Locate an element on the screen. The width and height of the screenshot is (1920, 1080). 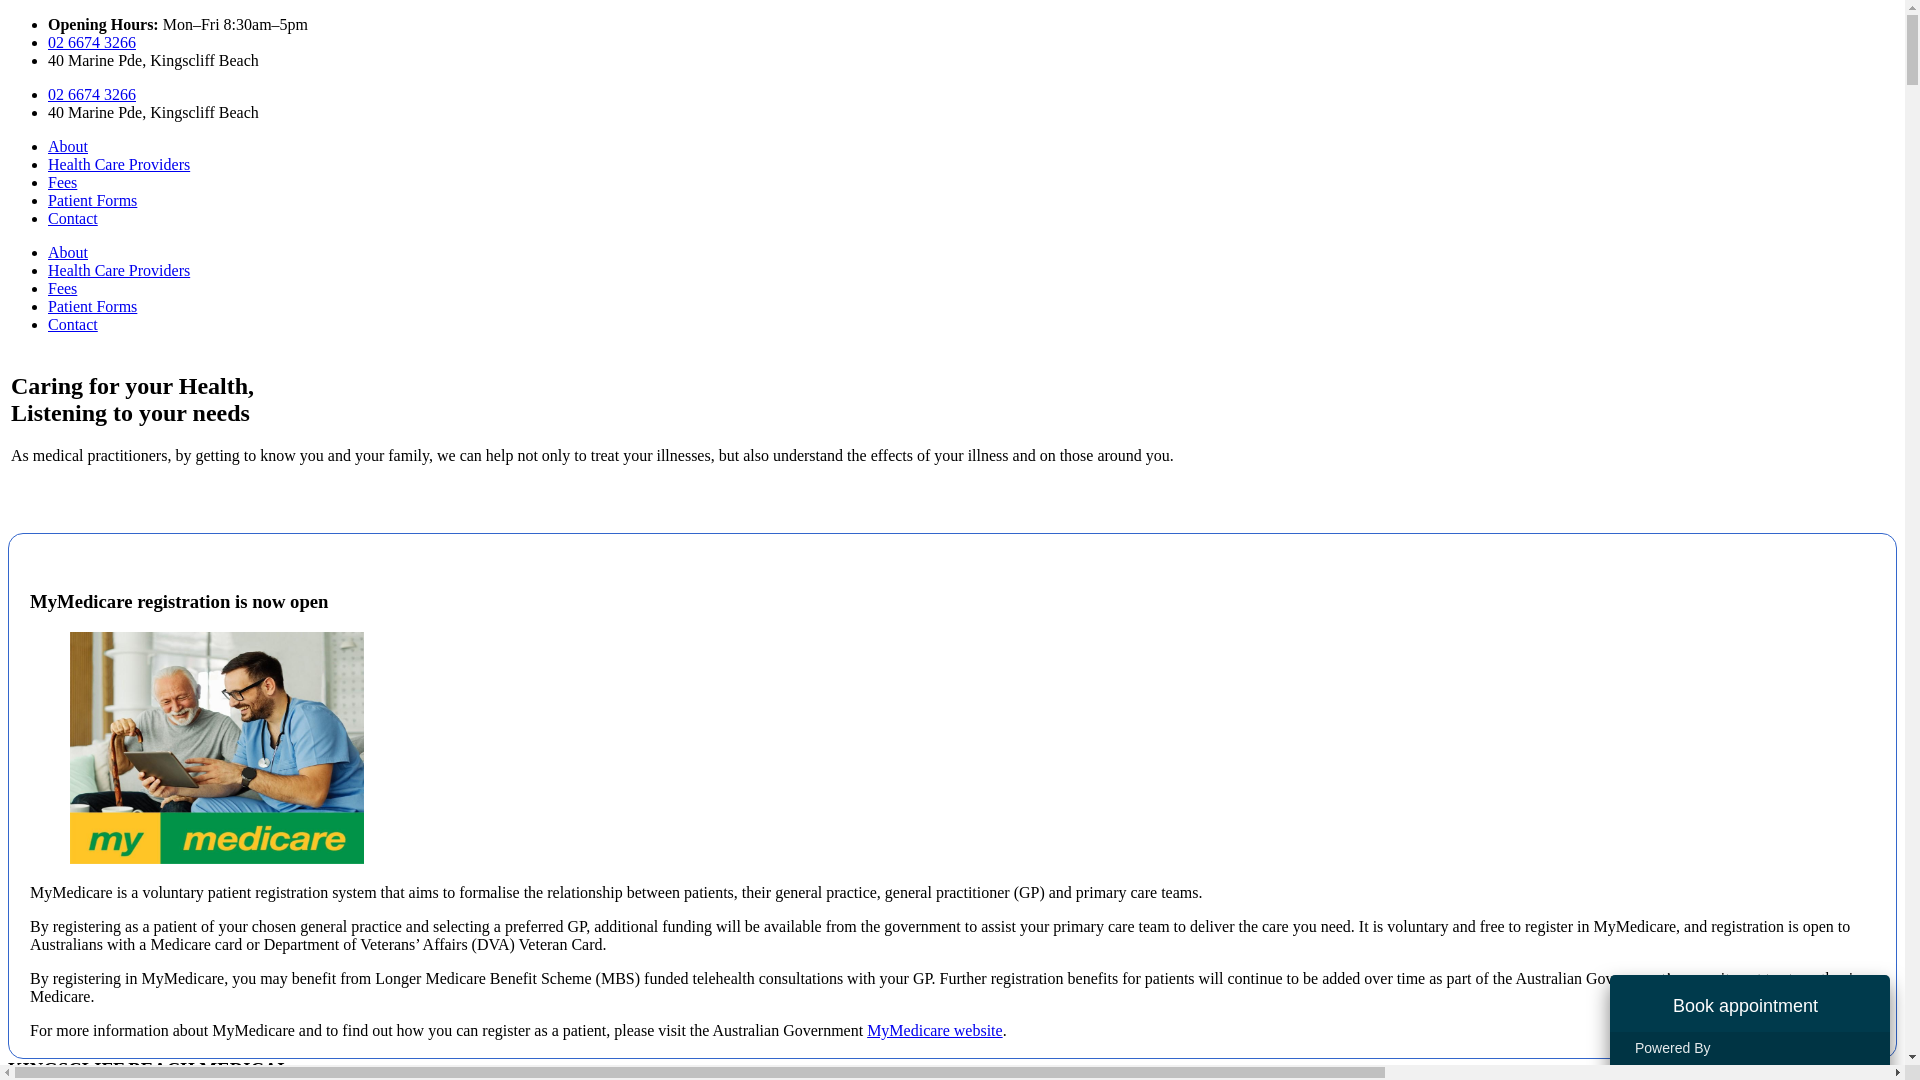
'Health Care Providers' is located at coordinates (118, 163).